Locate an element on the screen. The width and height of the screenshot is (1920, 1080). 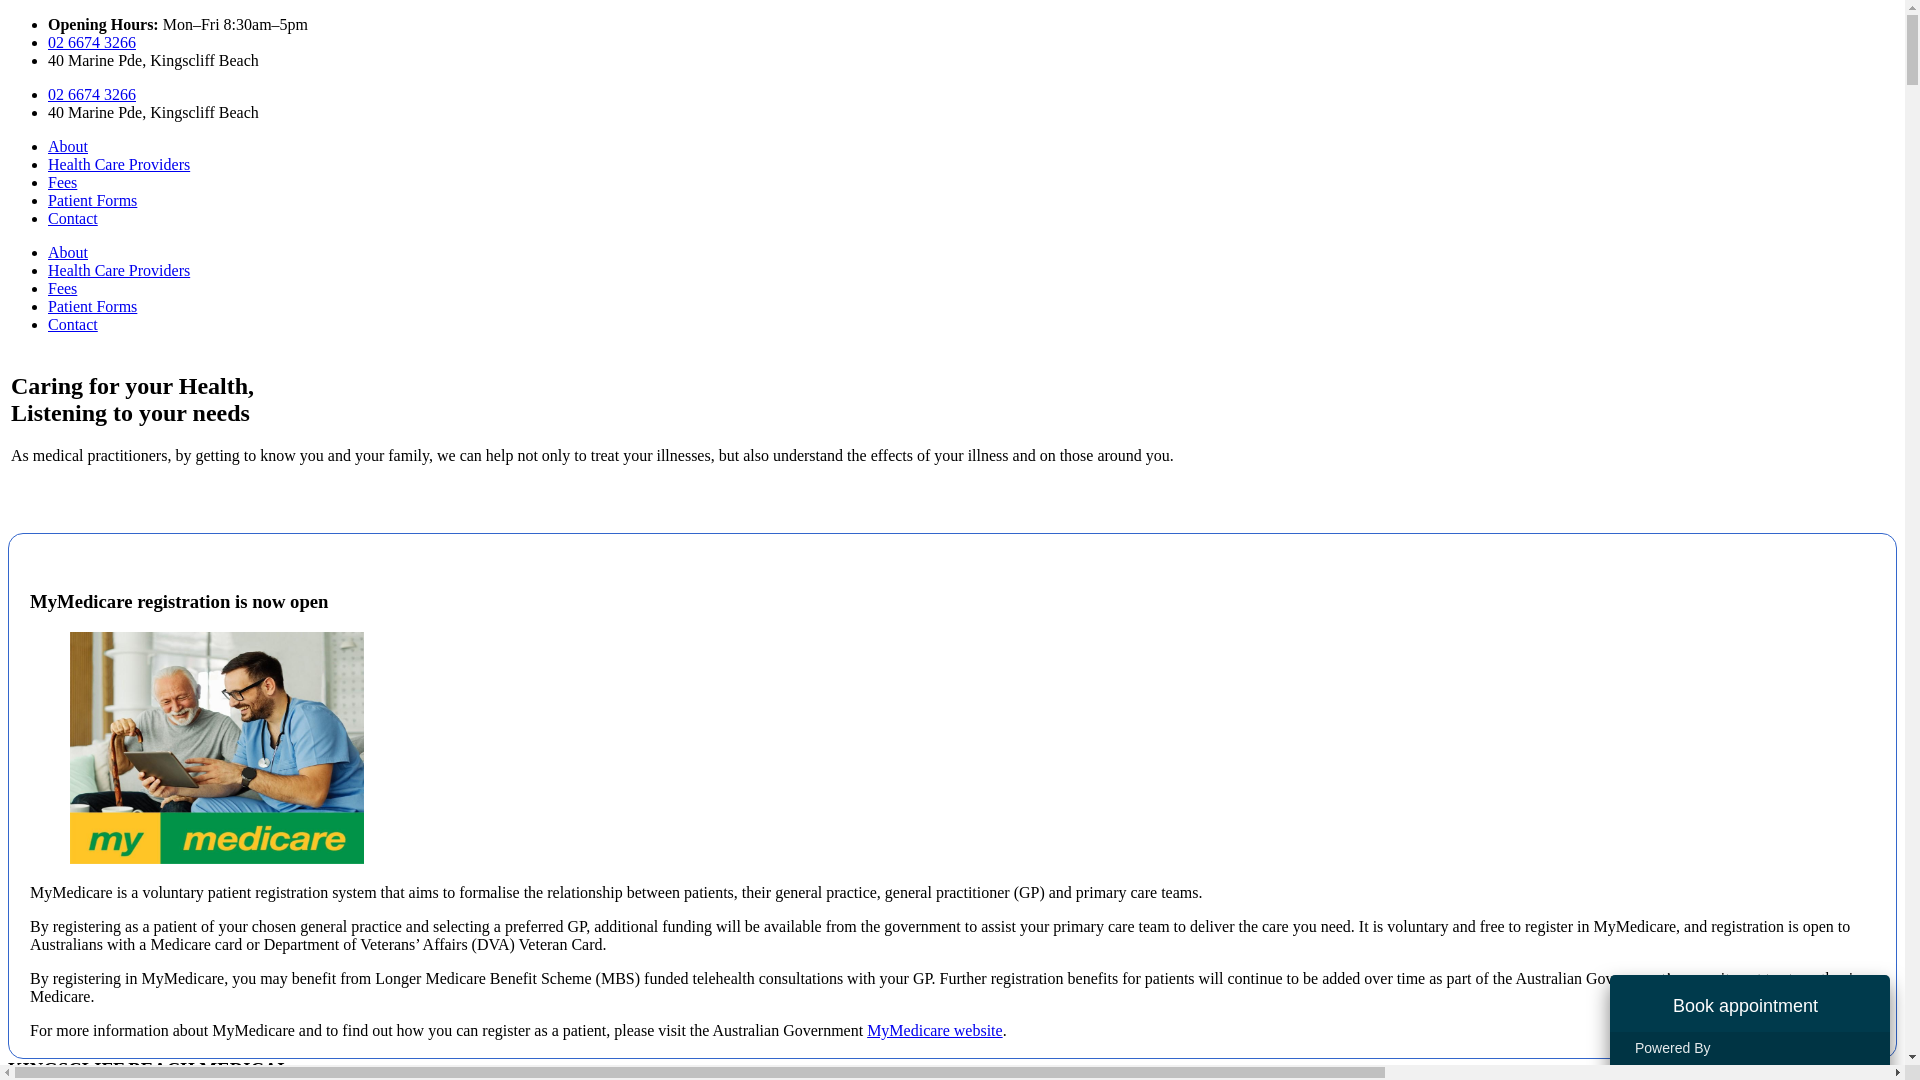
'Health Care Providers' is located at coordinates (118, 163).